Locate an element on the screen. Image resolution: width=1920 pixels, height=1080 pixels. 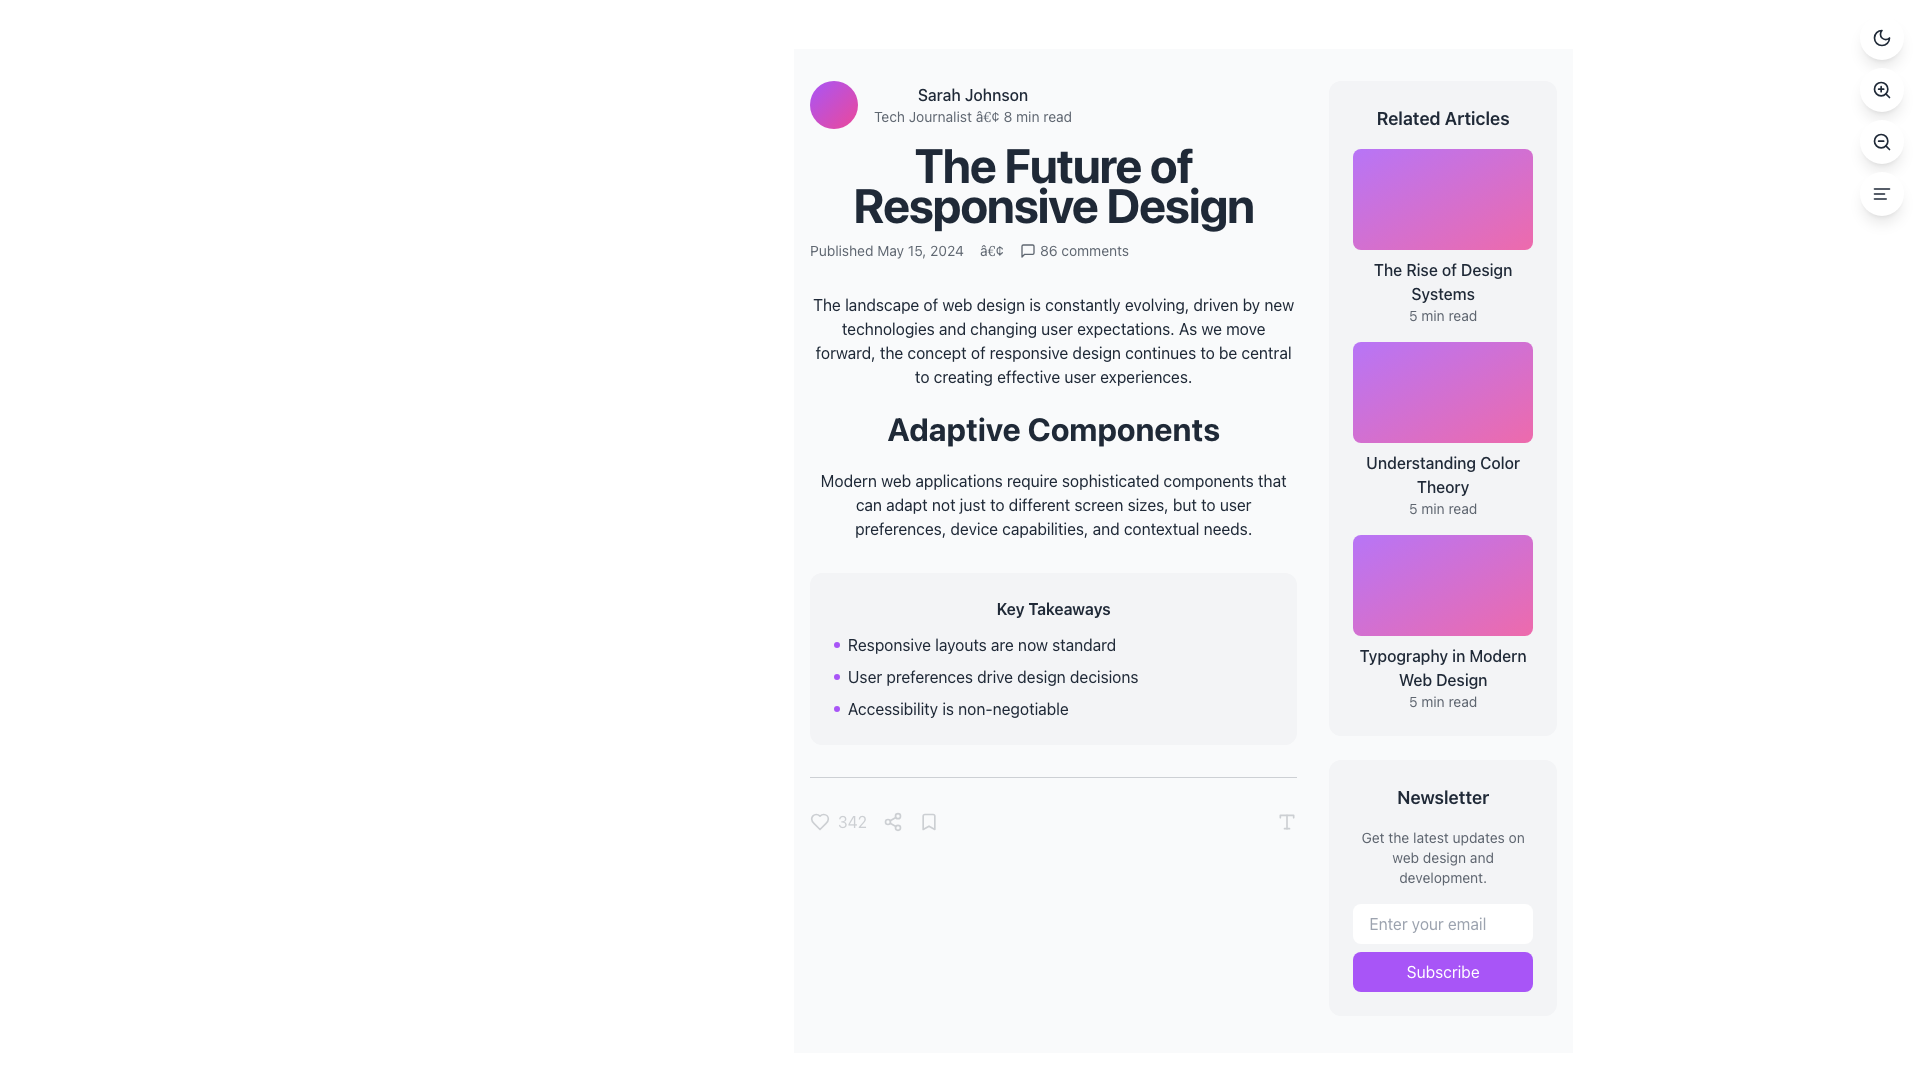
key takeaways from the bulleted list located under the 'Key Takeaways' heading, which contains three entries with purple circular markers is located at coordinates (1052, 676).